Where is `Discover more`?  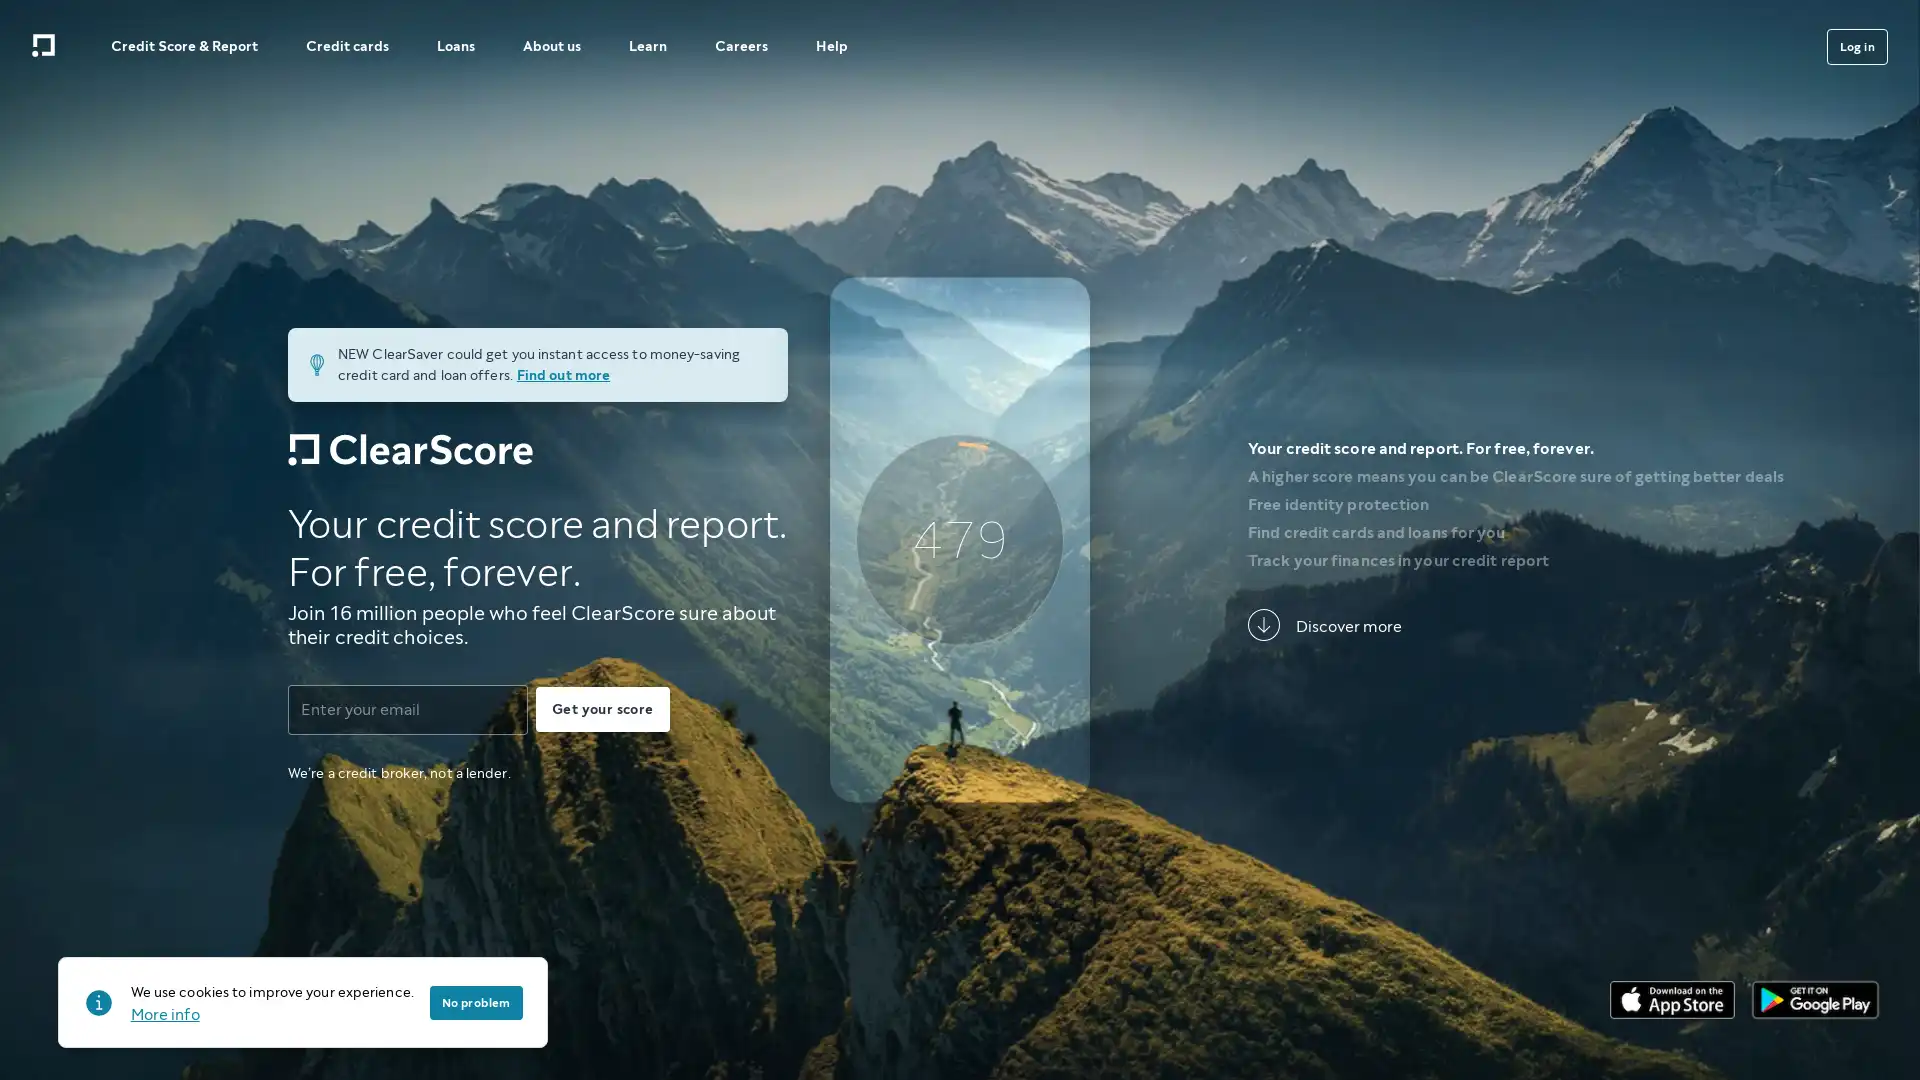 Discover more is located at coordinates (1324, 624).